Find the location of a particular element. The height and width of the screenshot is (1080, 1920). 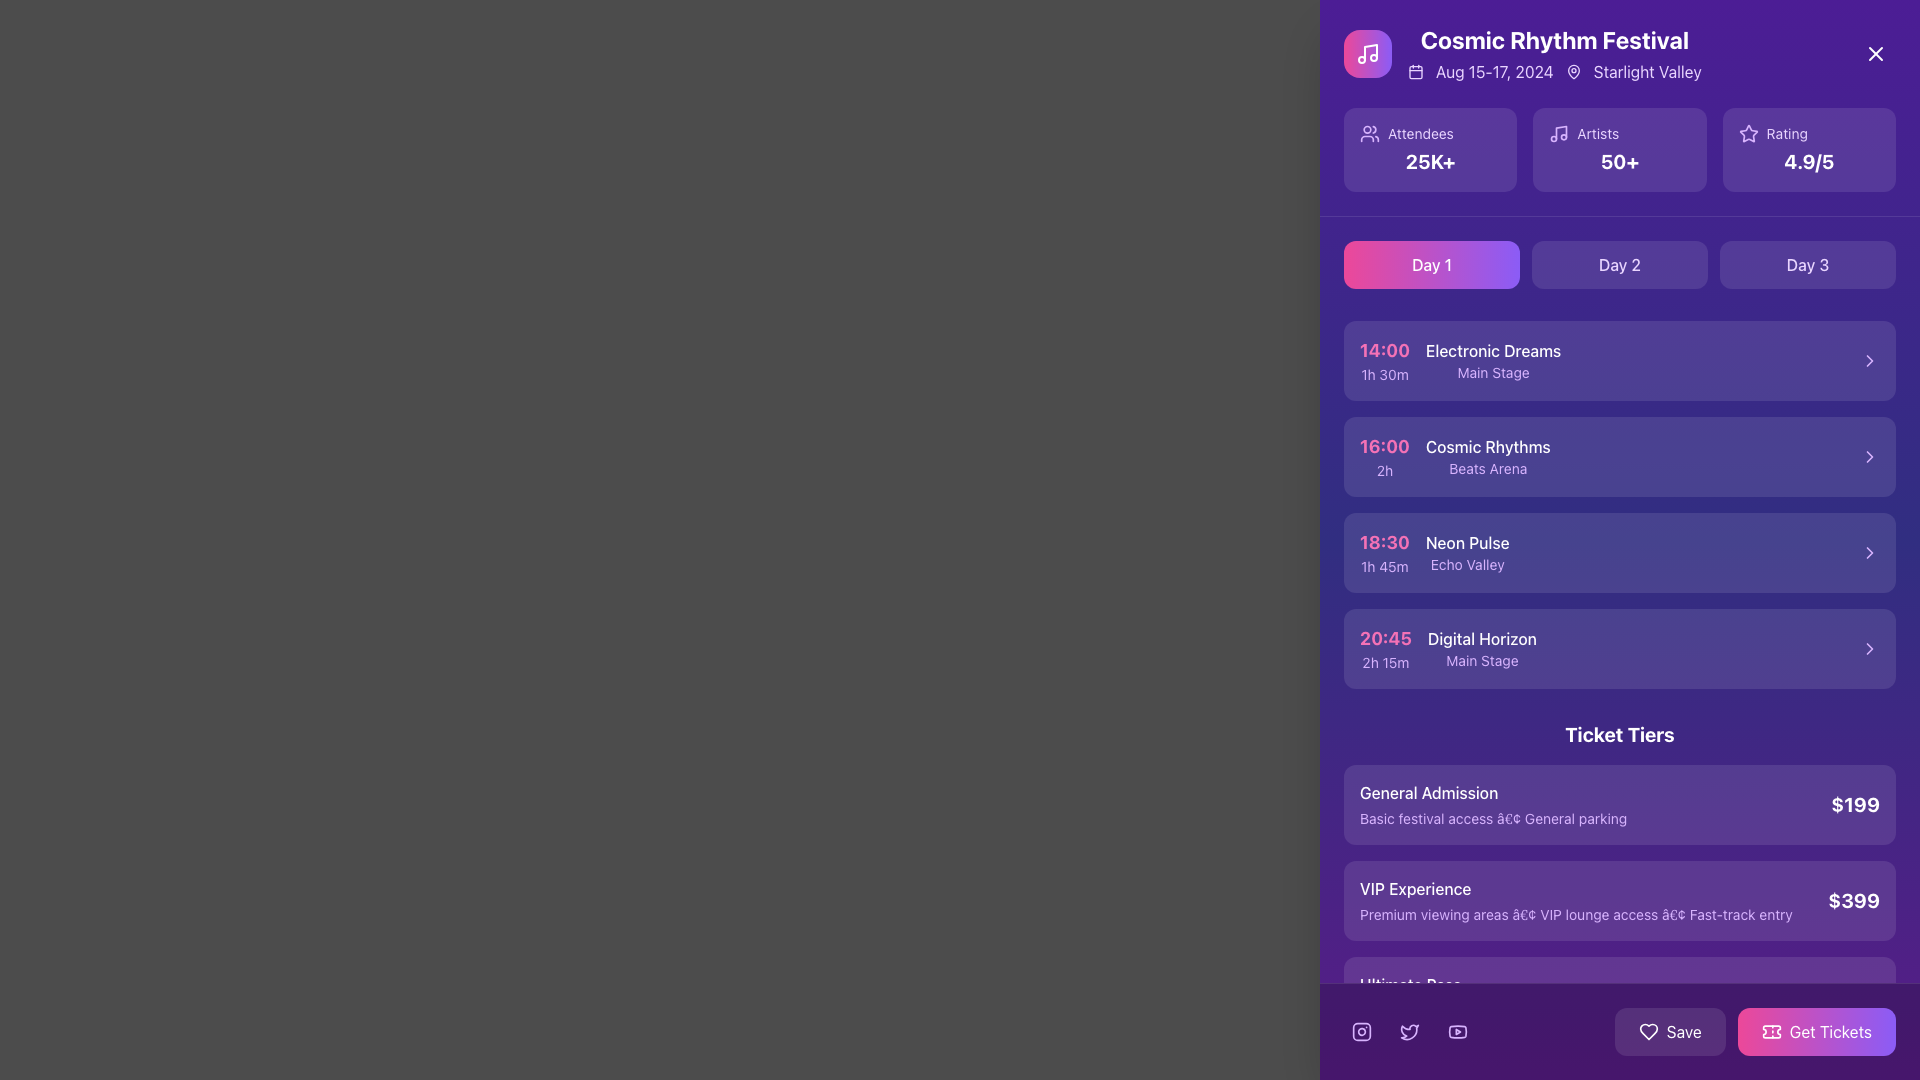

the text indicating the starting time of the event 'Electronic Dreams' in the schedule, positioned above the event title and to the left of the duration '1h 30m' is located at coordinates (1383, 349).